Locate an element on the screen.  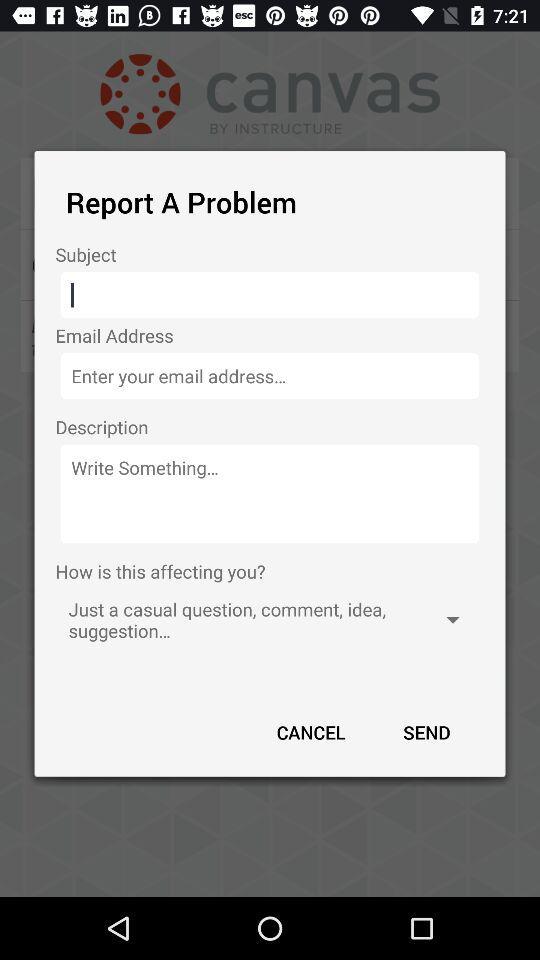
the icon next to cancel is located at coordinates (425, 731).